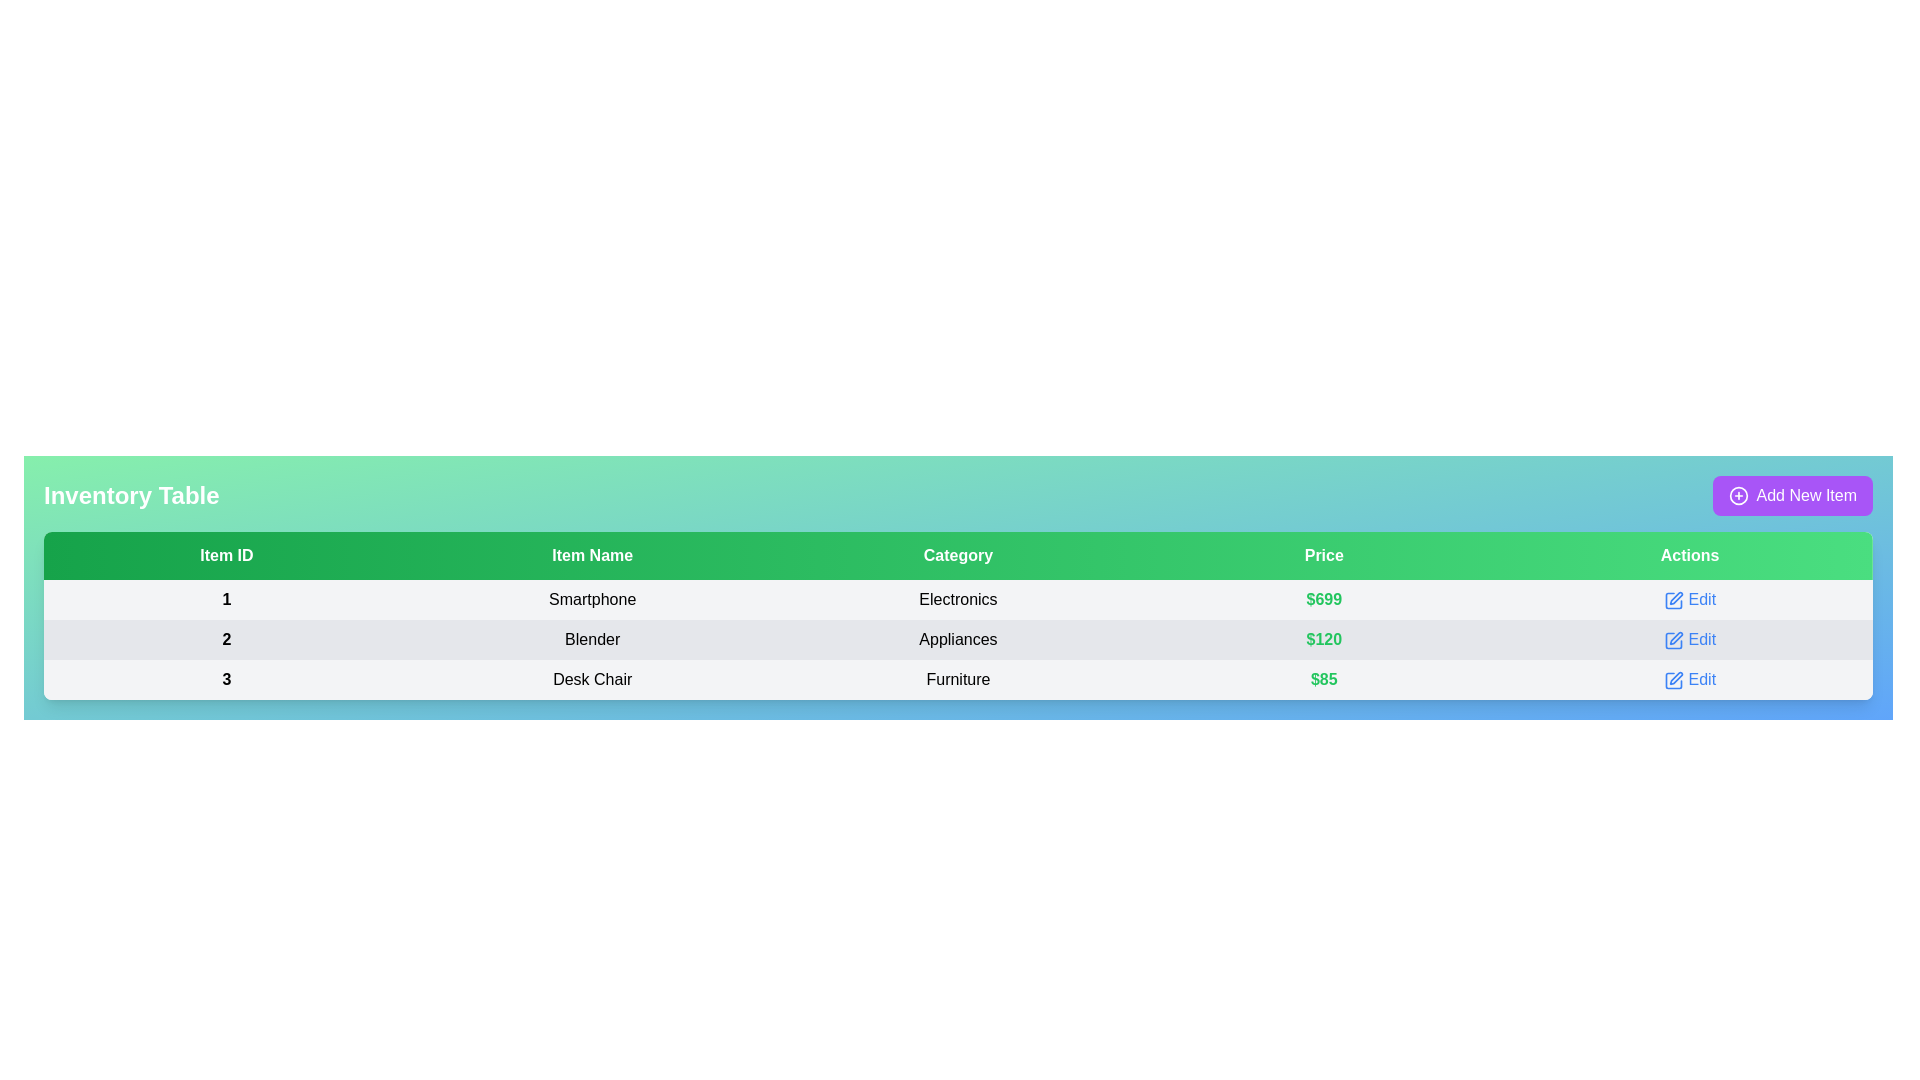 Image resolution: width=1920 pixels, height=1080 pixels. What do you see at coordinates (1688, 599) in the screenshot?
I see `the edit button located in the 'Actions' column of the first row of the table, which corresponds to the 'Smartphone' item` at bounding box center [1688, 599].